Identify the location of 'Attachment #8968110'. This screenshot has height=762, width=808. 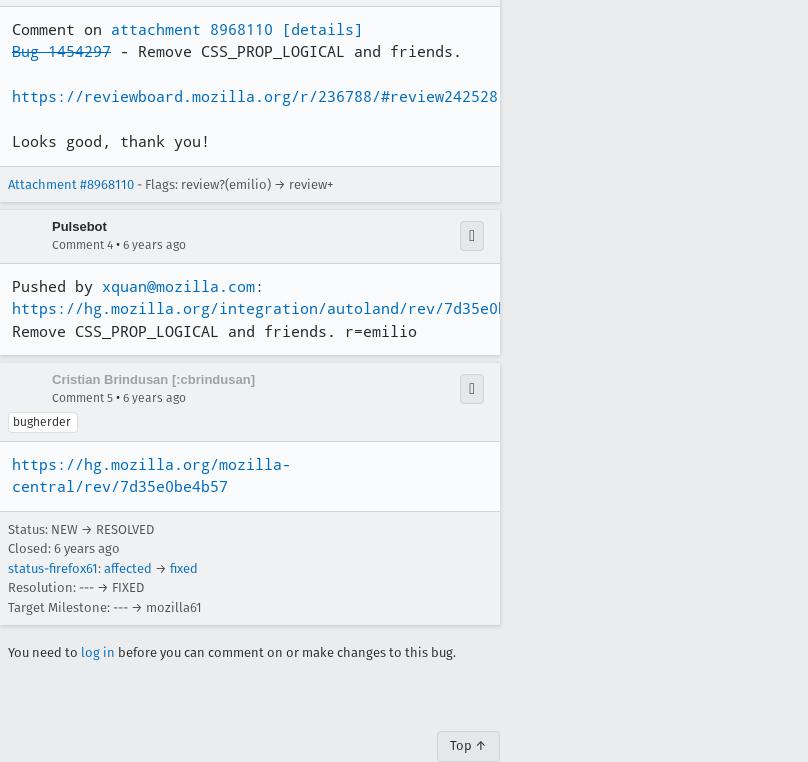
(71, 182).